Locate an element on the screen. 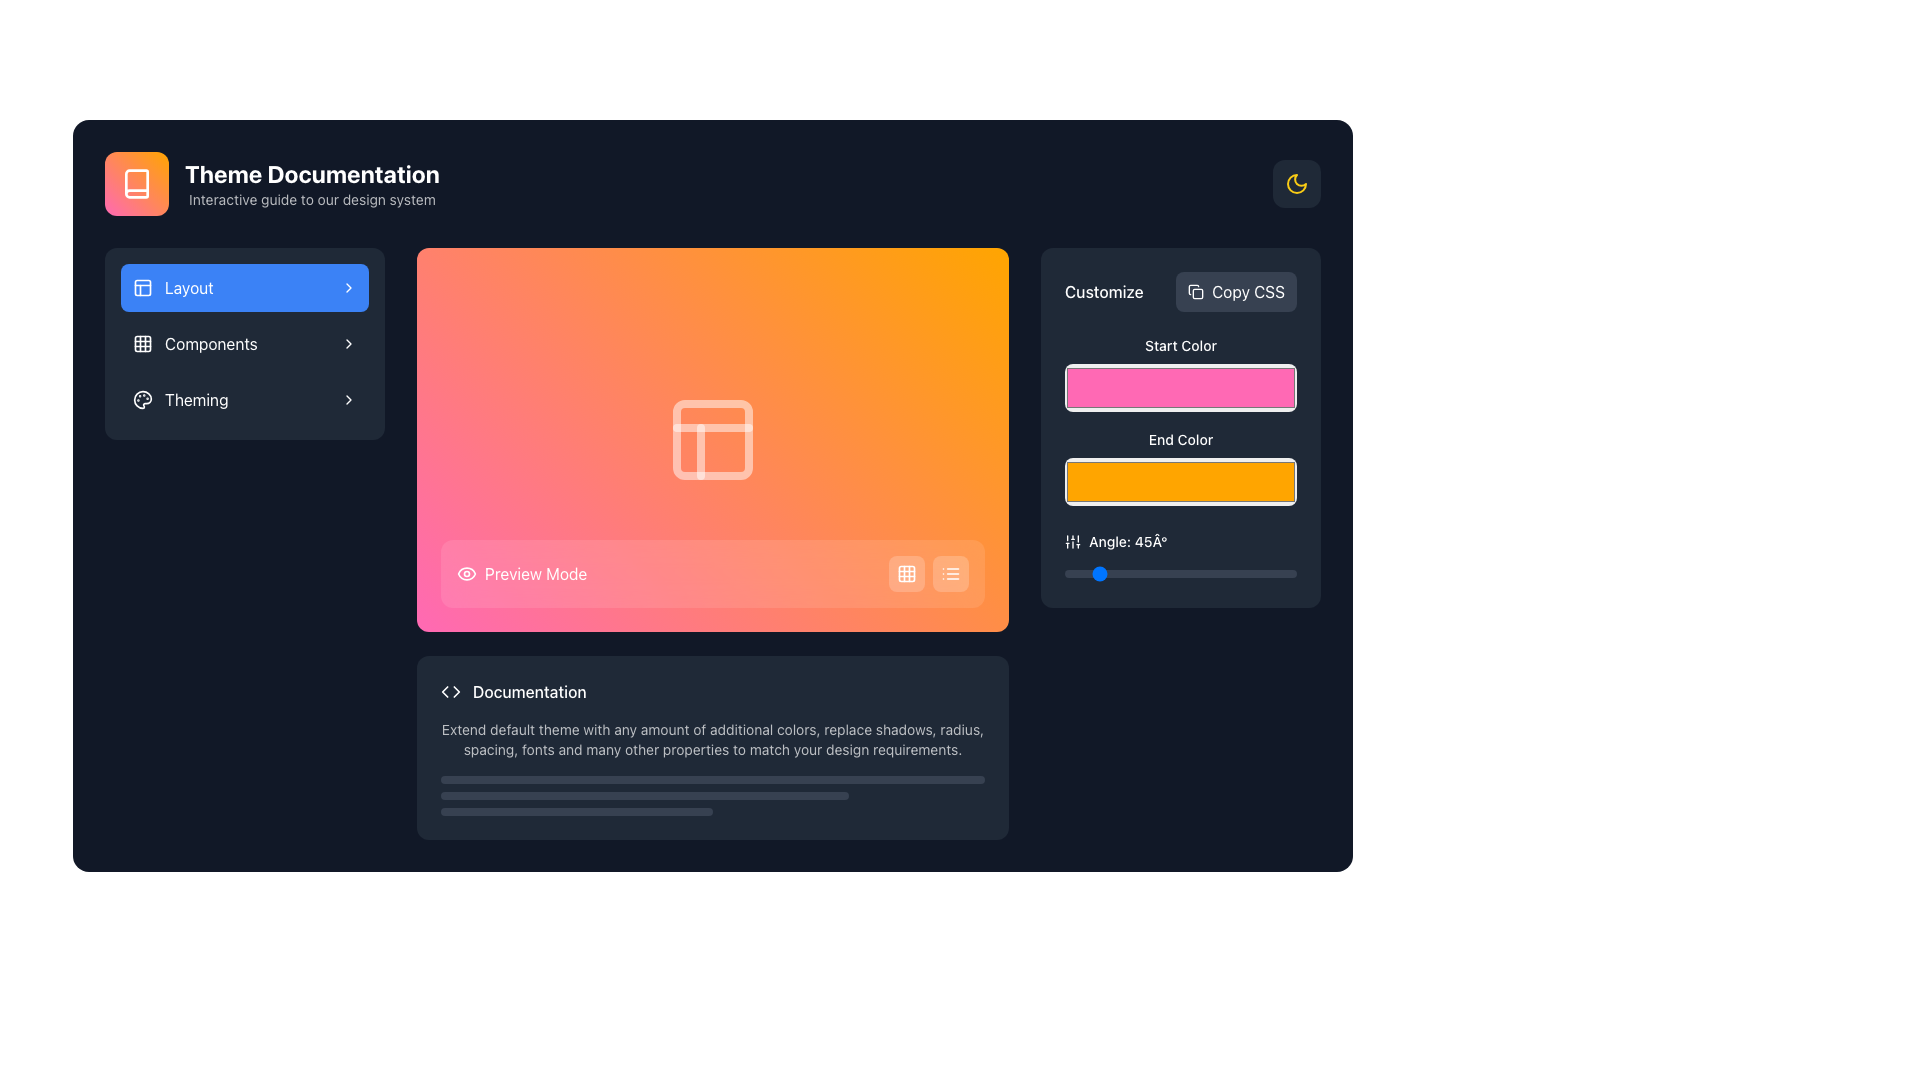  the third and smallest horizontal progress bar, which is gray and located in the bottom part of the interface is located at coordinates (575, 812).